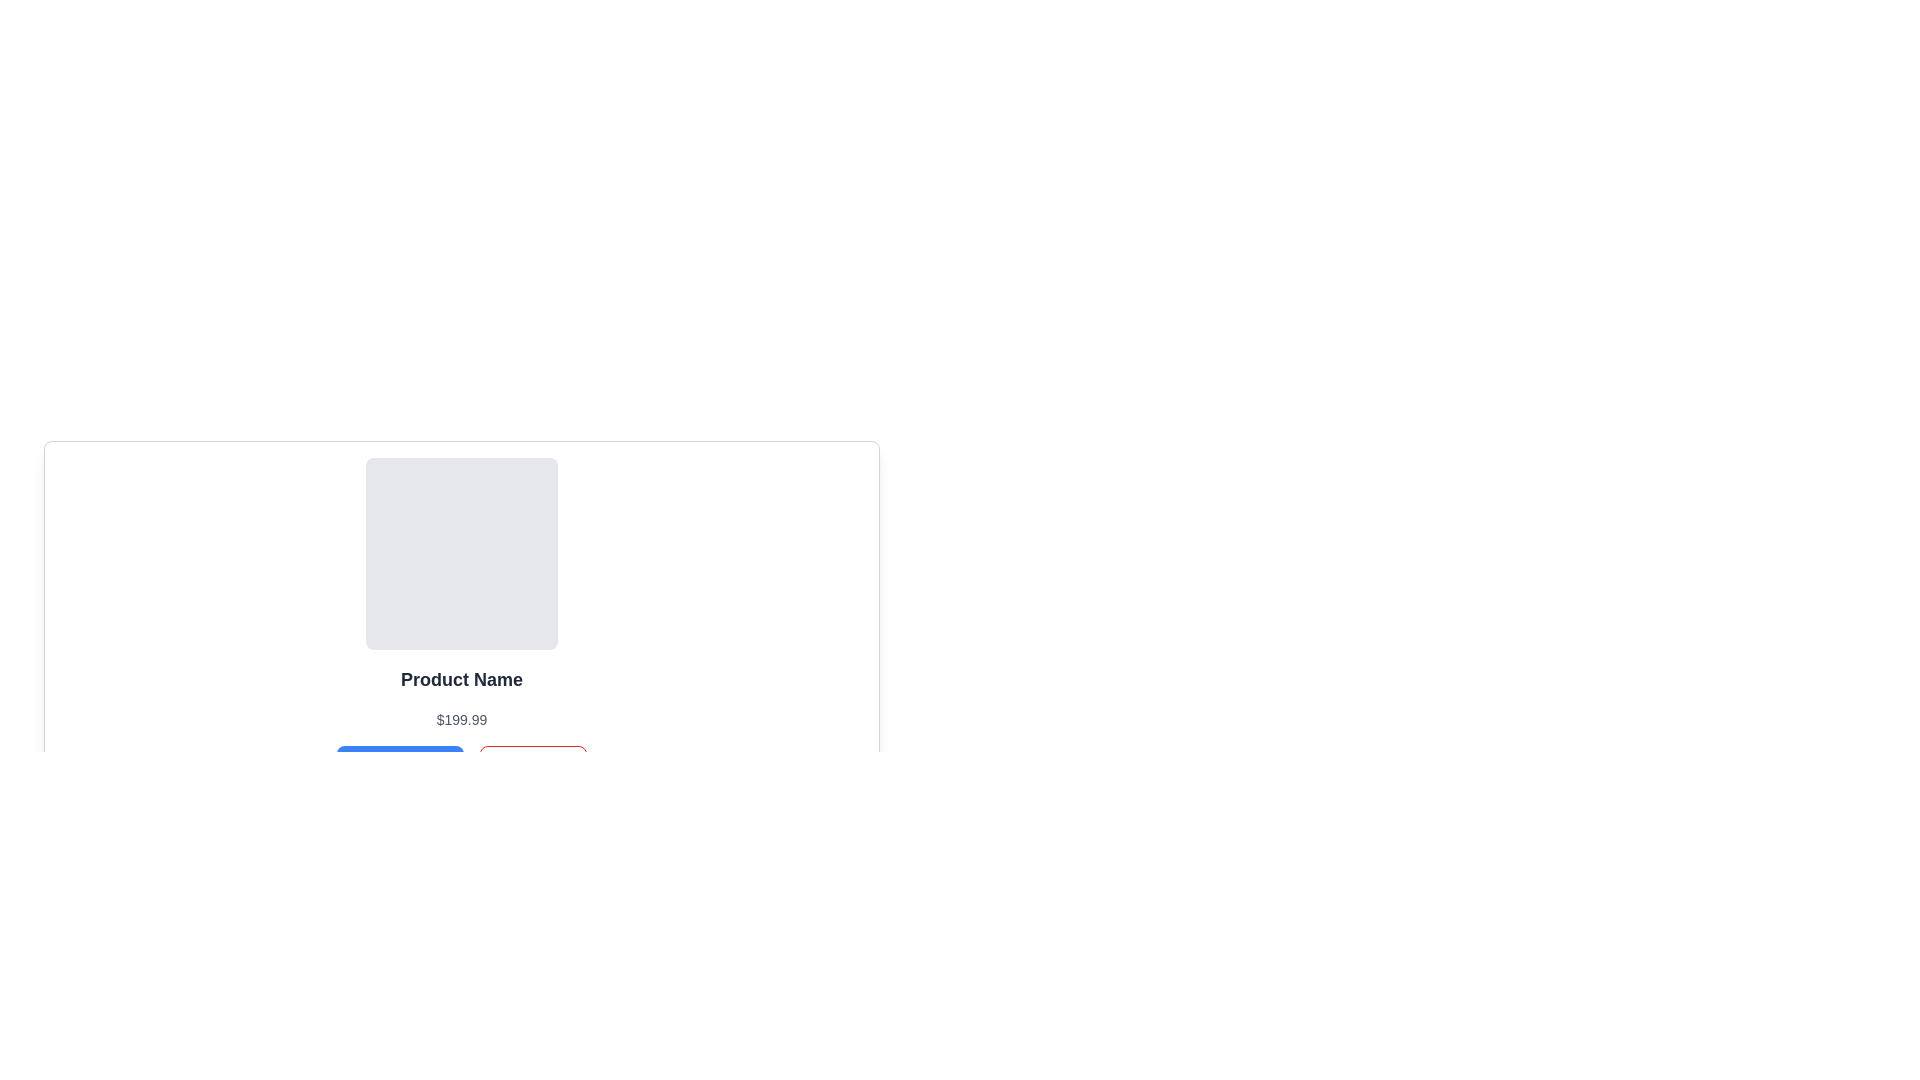 This screenshot has width=1920, height=1080. Describe the element at coordinates (533, 764) in the screenshot. I see `the second interactive button under the product details, located to the right of the 'Add to Cart' button, to observe hover effects` at that location.